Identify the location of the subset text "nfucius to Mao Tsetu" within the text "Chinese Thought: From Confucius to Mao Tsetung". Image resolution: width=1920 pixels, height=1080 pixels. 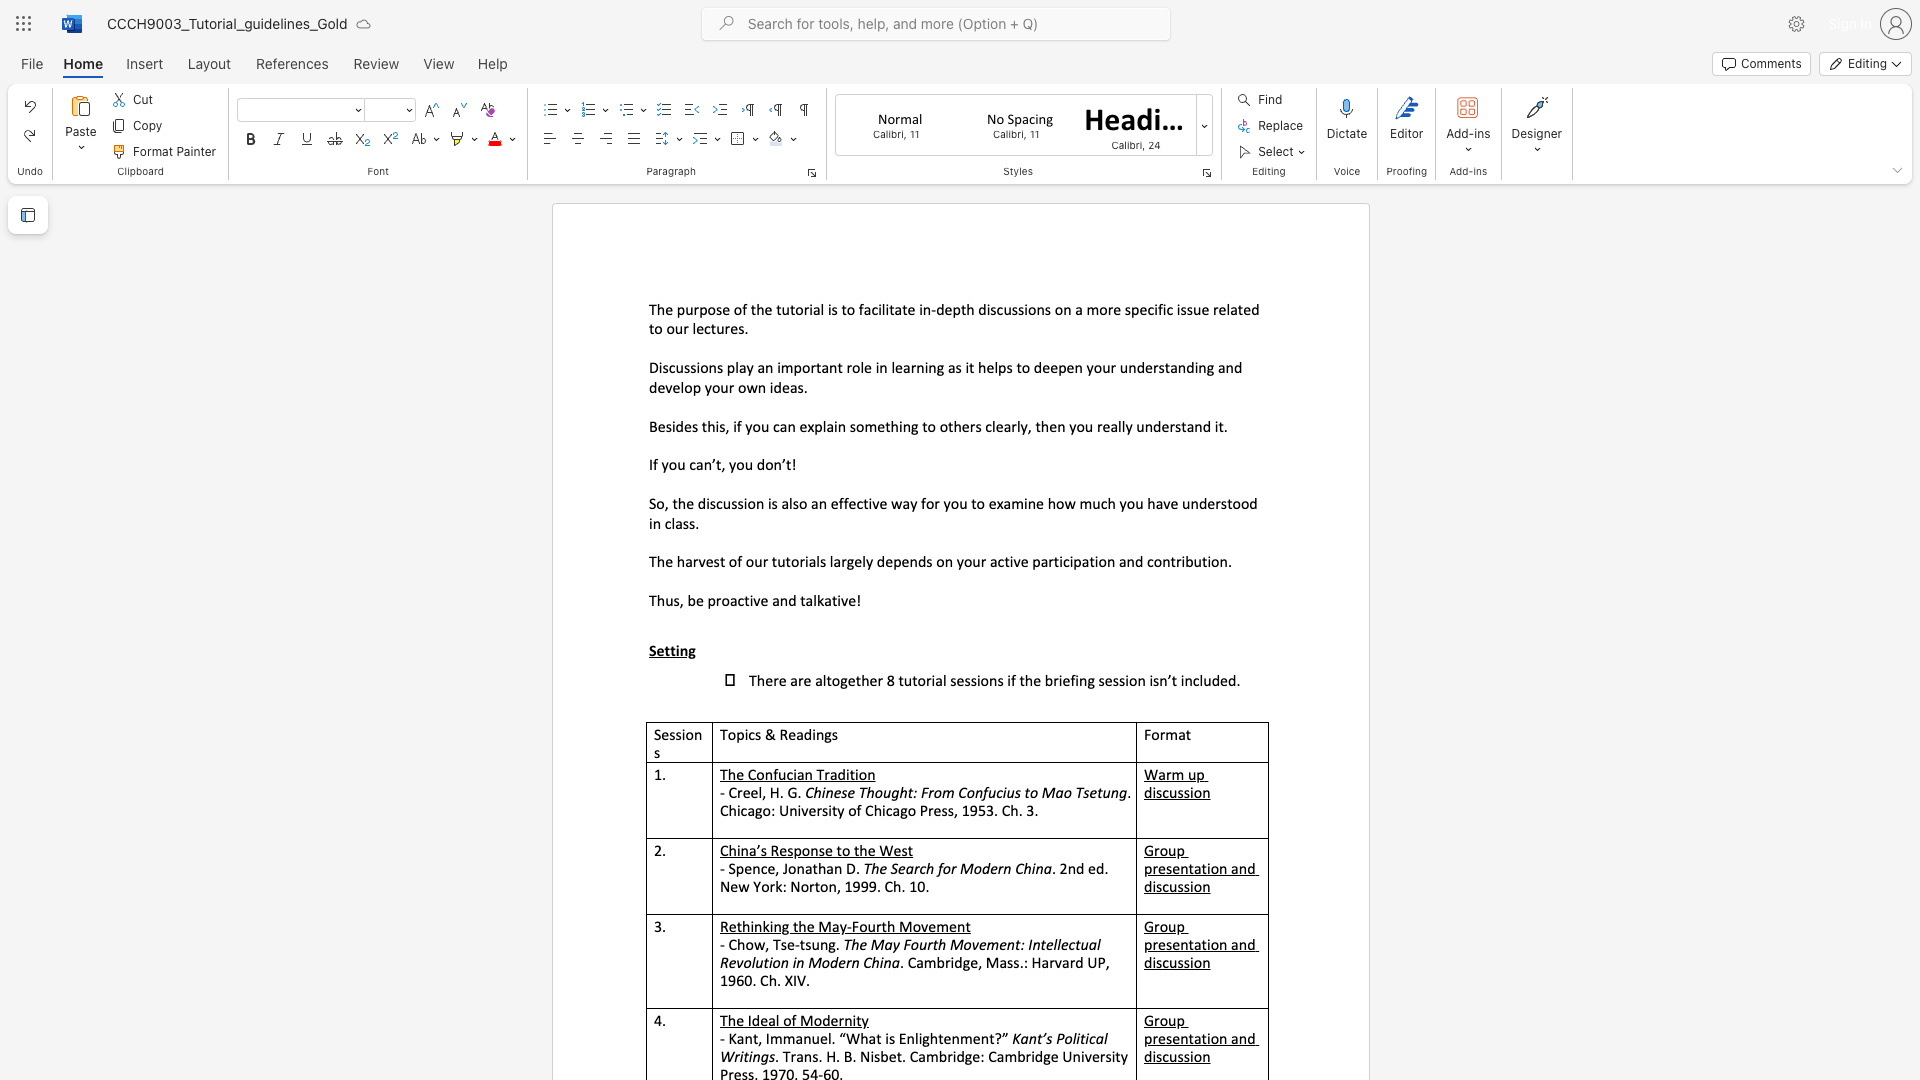
(974, 791).